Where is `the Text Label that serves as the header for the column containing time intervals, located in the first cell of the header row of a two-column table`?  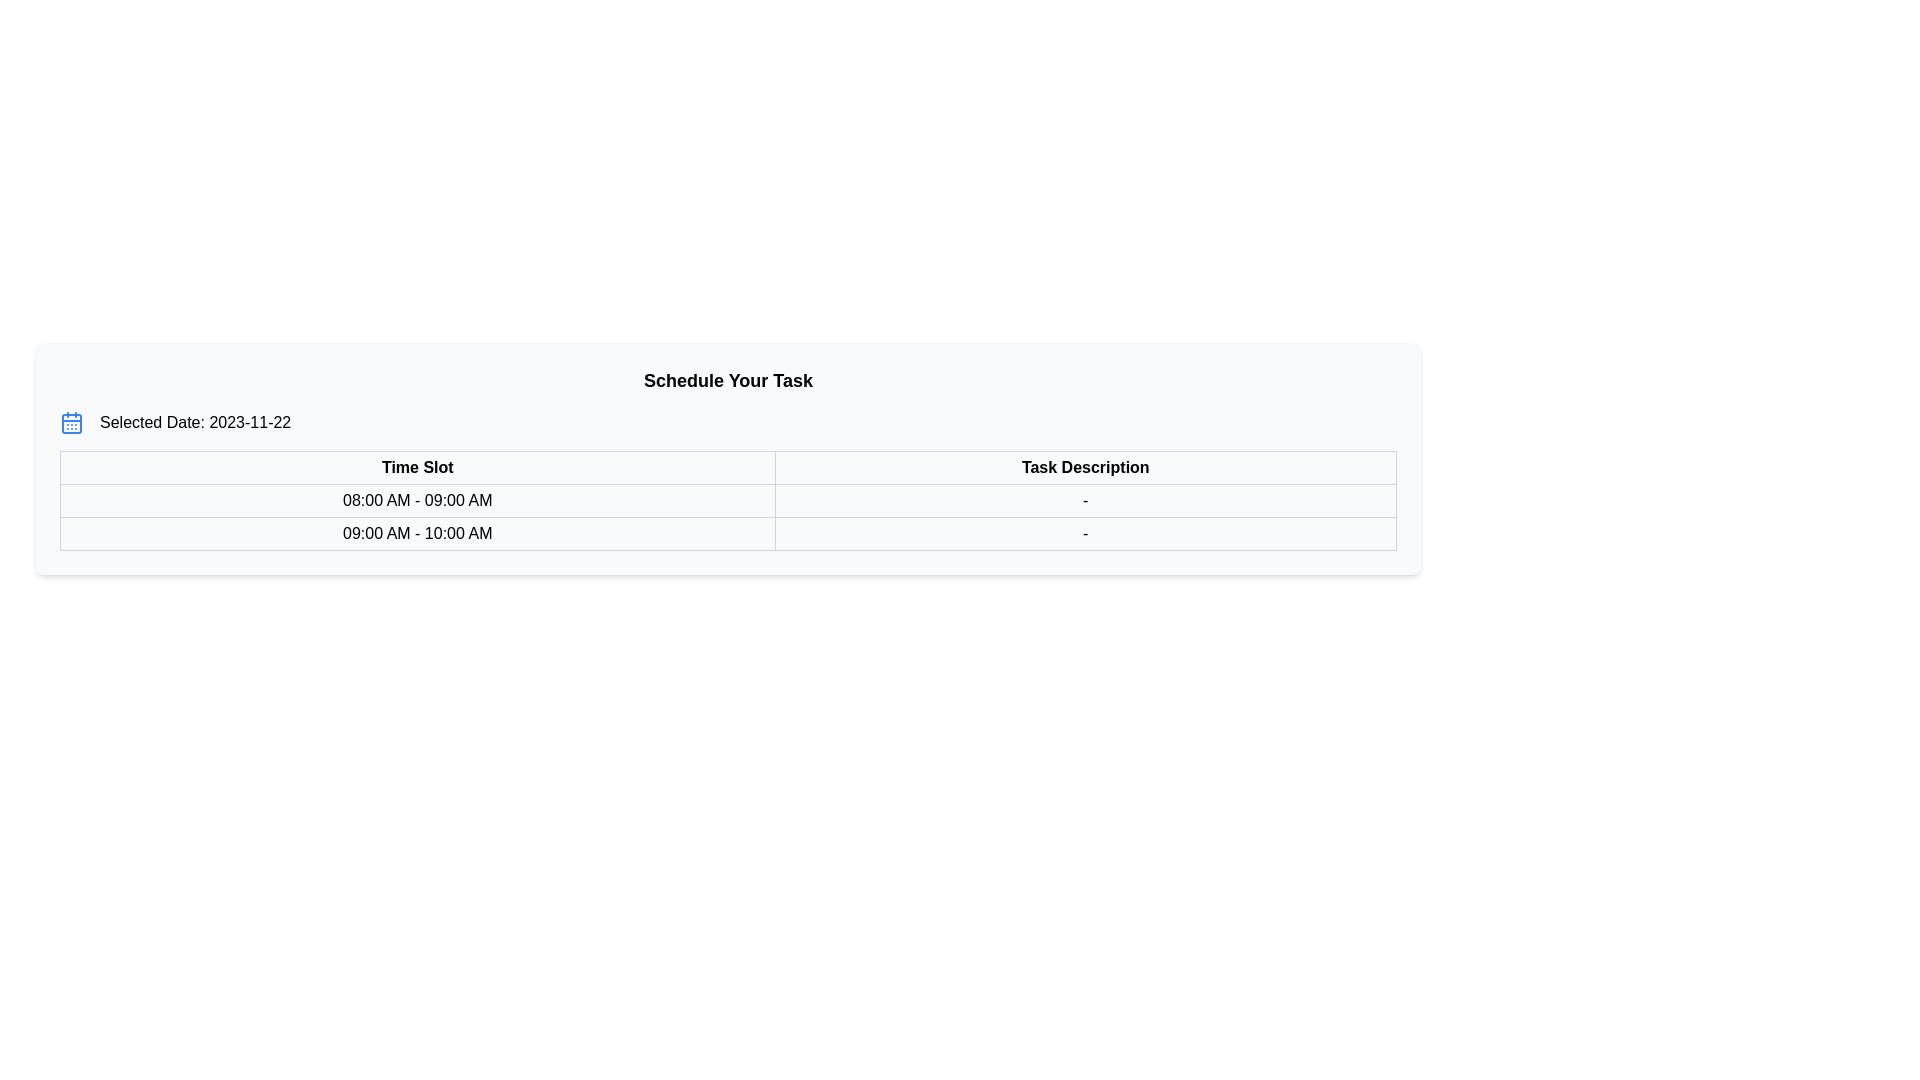
the Text Label that serves as the header for the column containing time intervals, located in the first cell of the header row of a two-column table is located at coordinates (416, 467).